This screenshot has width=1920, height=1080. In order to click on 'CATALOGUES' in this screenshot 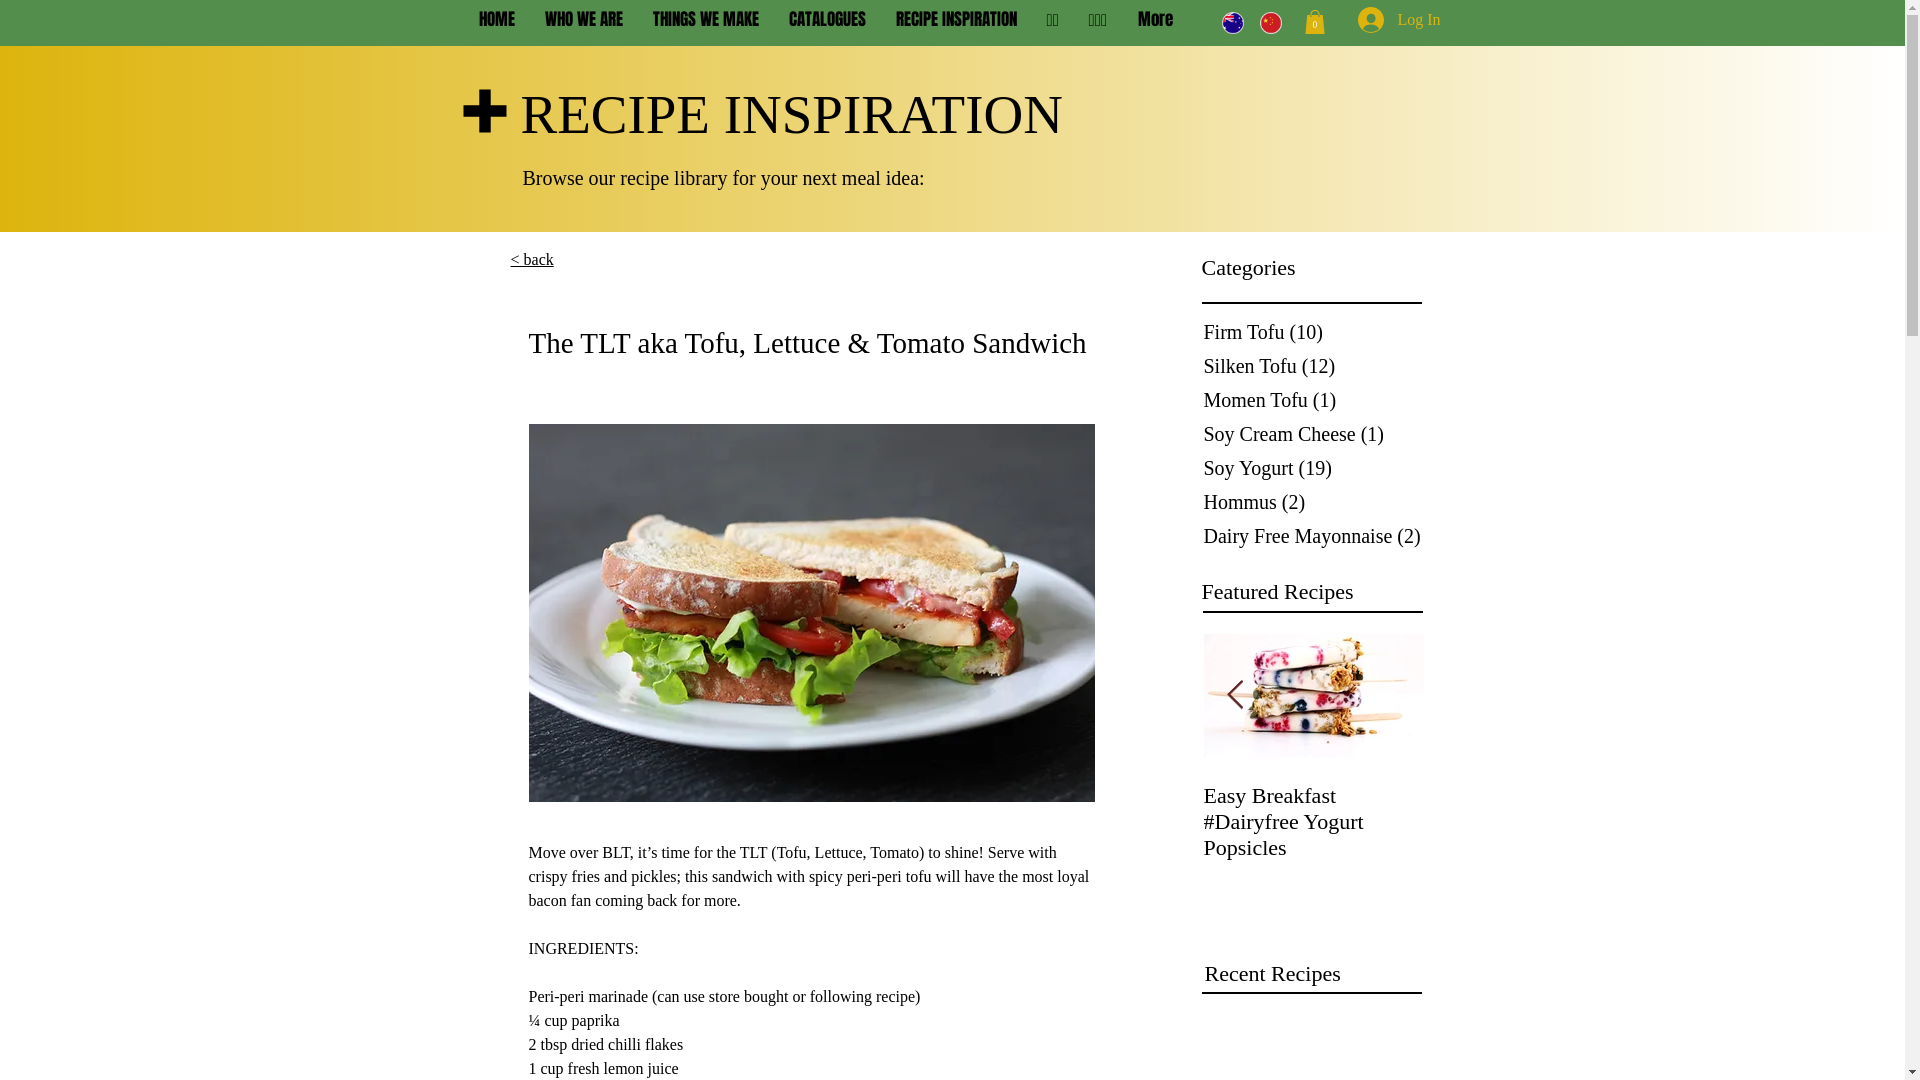, I will do `click(772, 19)`.